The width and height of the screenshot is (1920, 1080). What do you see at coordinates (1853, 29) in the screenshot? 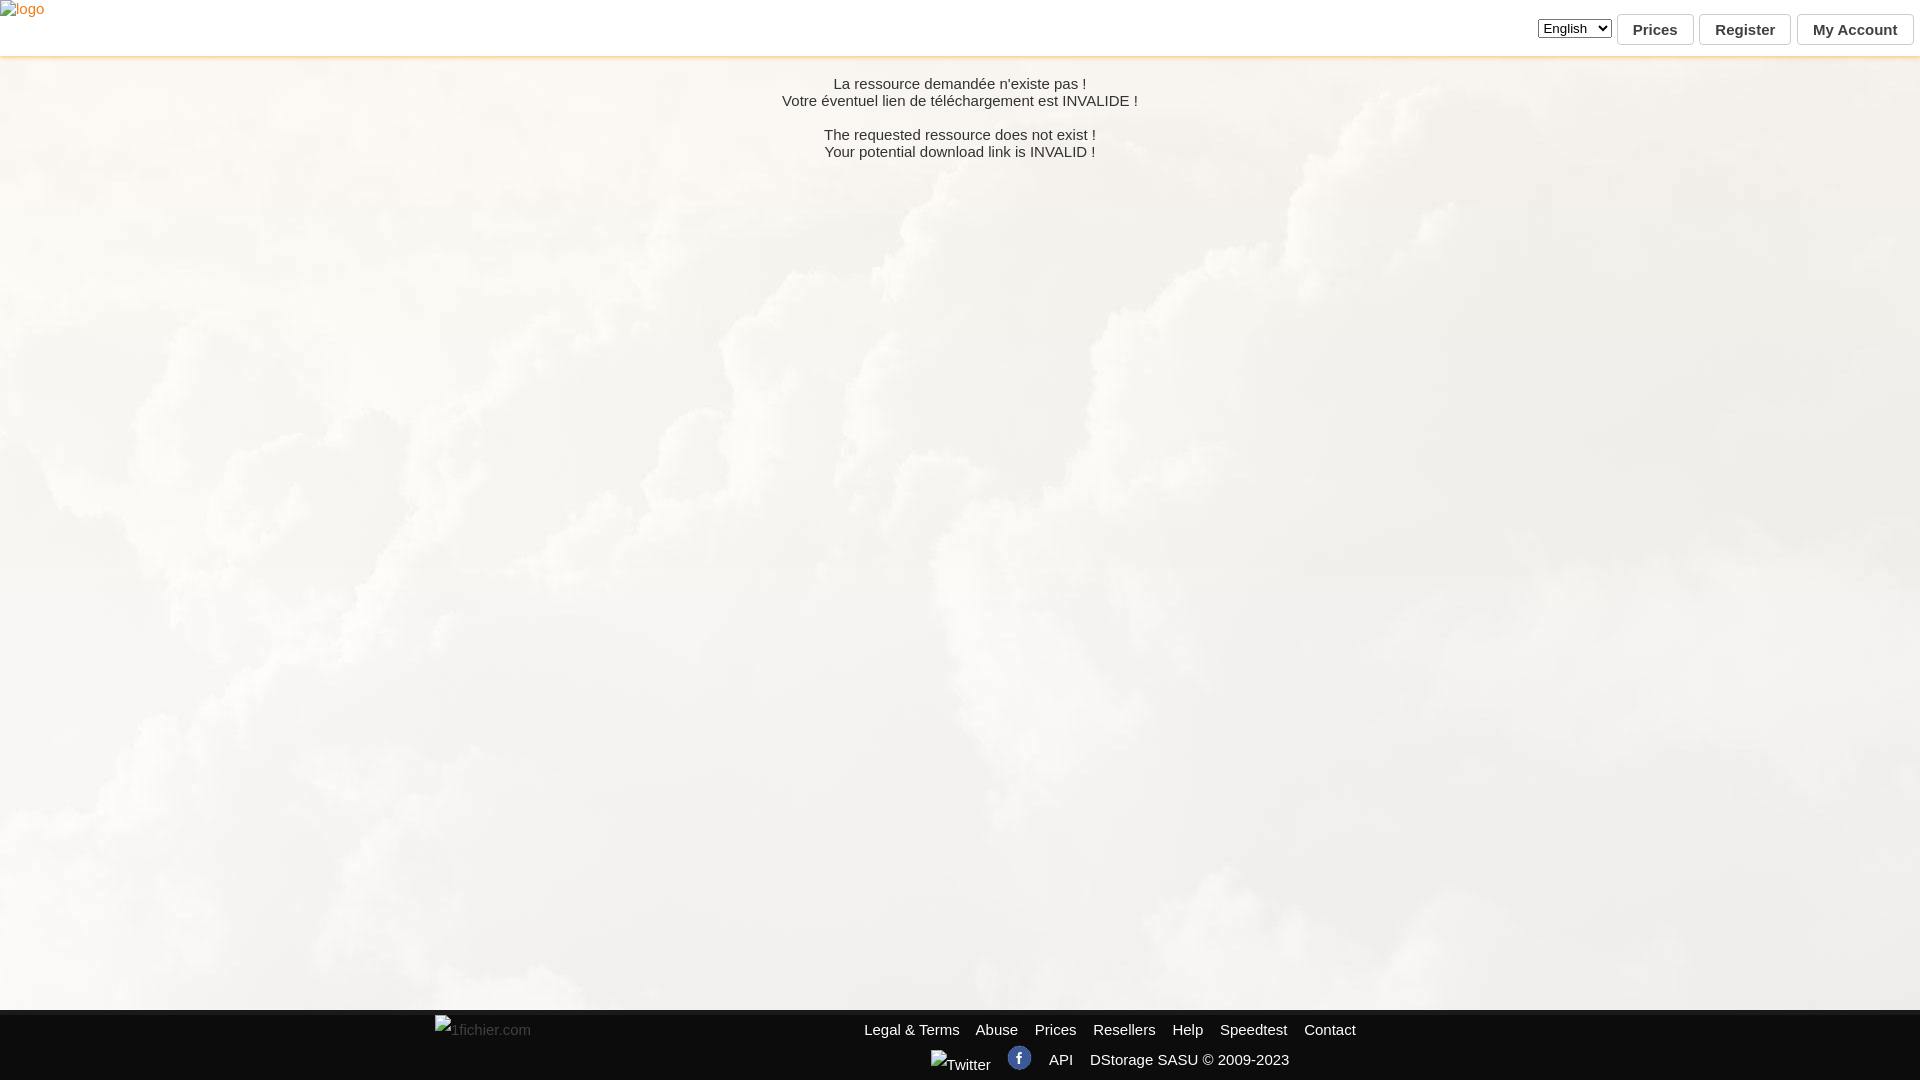
I see `'My Account'` at bounding box center [1853, 29].